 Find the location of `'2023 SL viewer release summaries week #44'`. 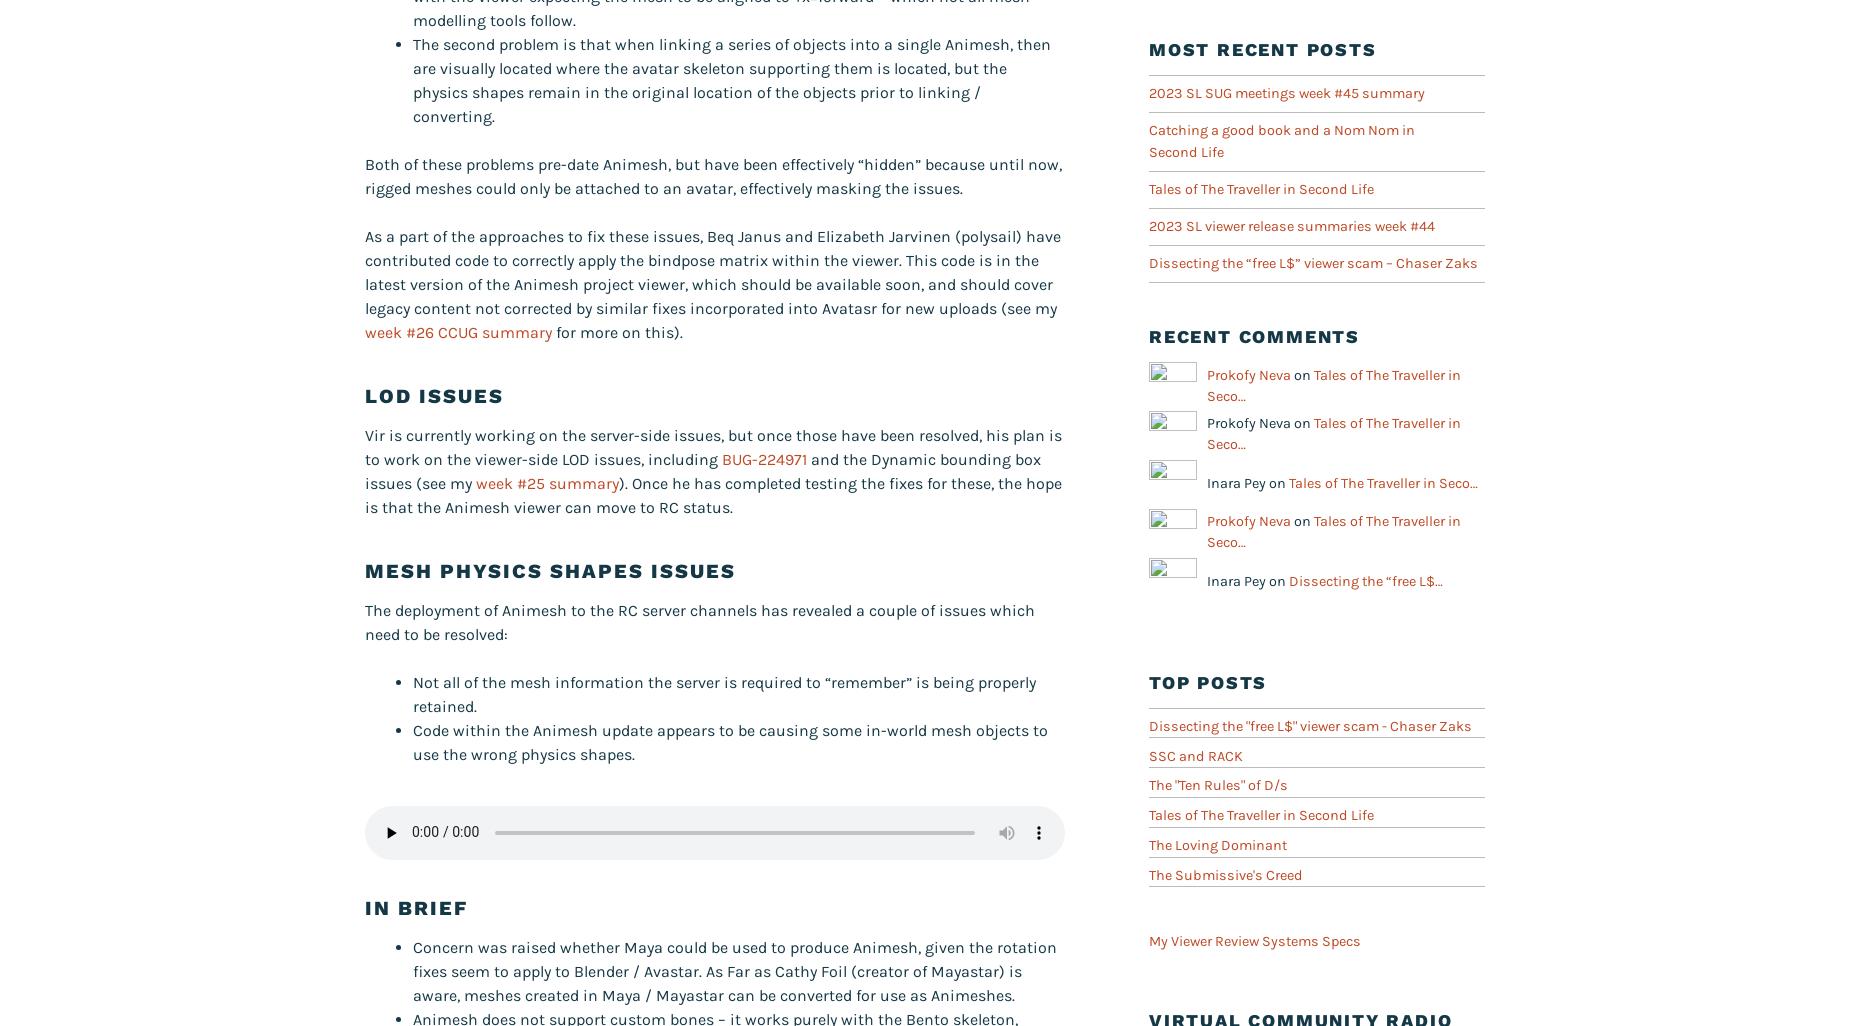

'2023 SL viewer release summaries week #44' is located at coordinates (1291, 225).